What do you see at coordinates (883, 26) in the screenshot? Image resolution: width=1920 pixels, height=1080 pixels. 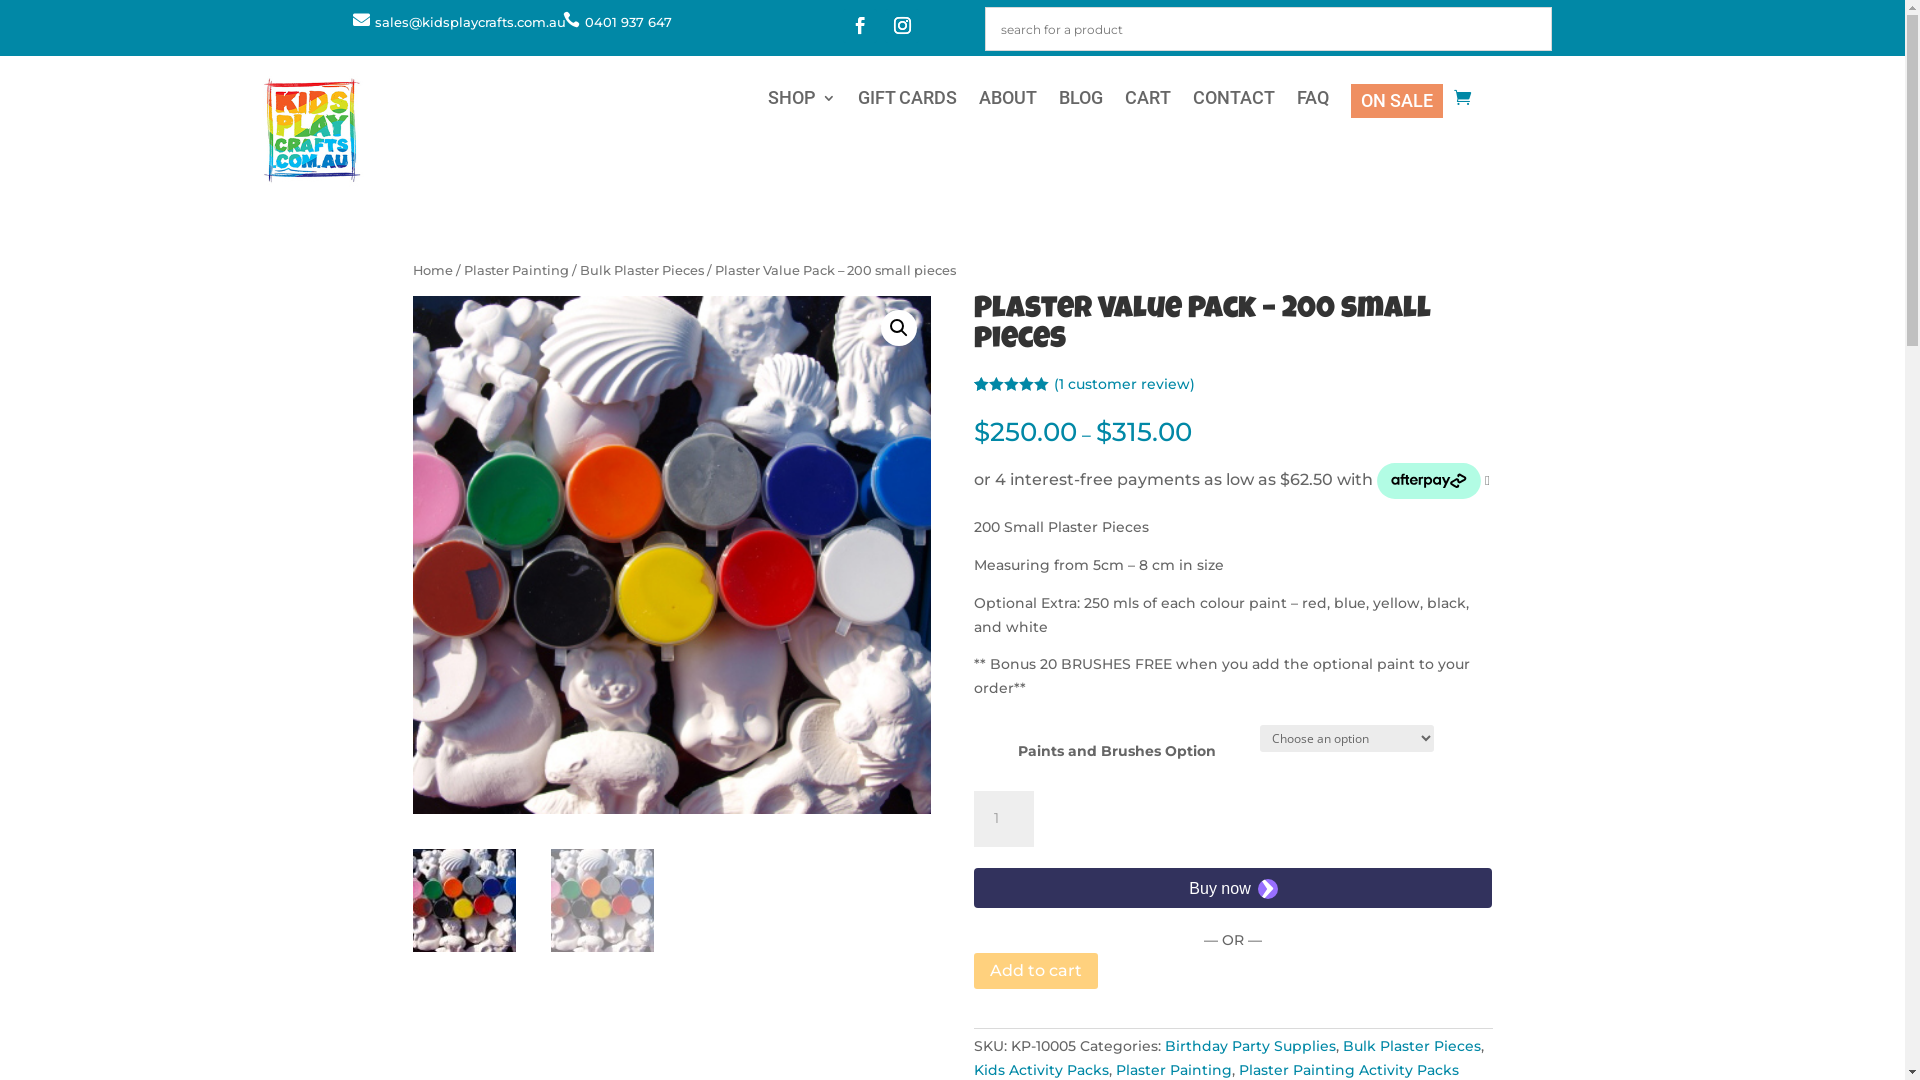 I see `'Follow on Instagram'` at bounding box center [883, 26].